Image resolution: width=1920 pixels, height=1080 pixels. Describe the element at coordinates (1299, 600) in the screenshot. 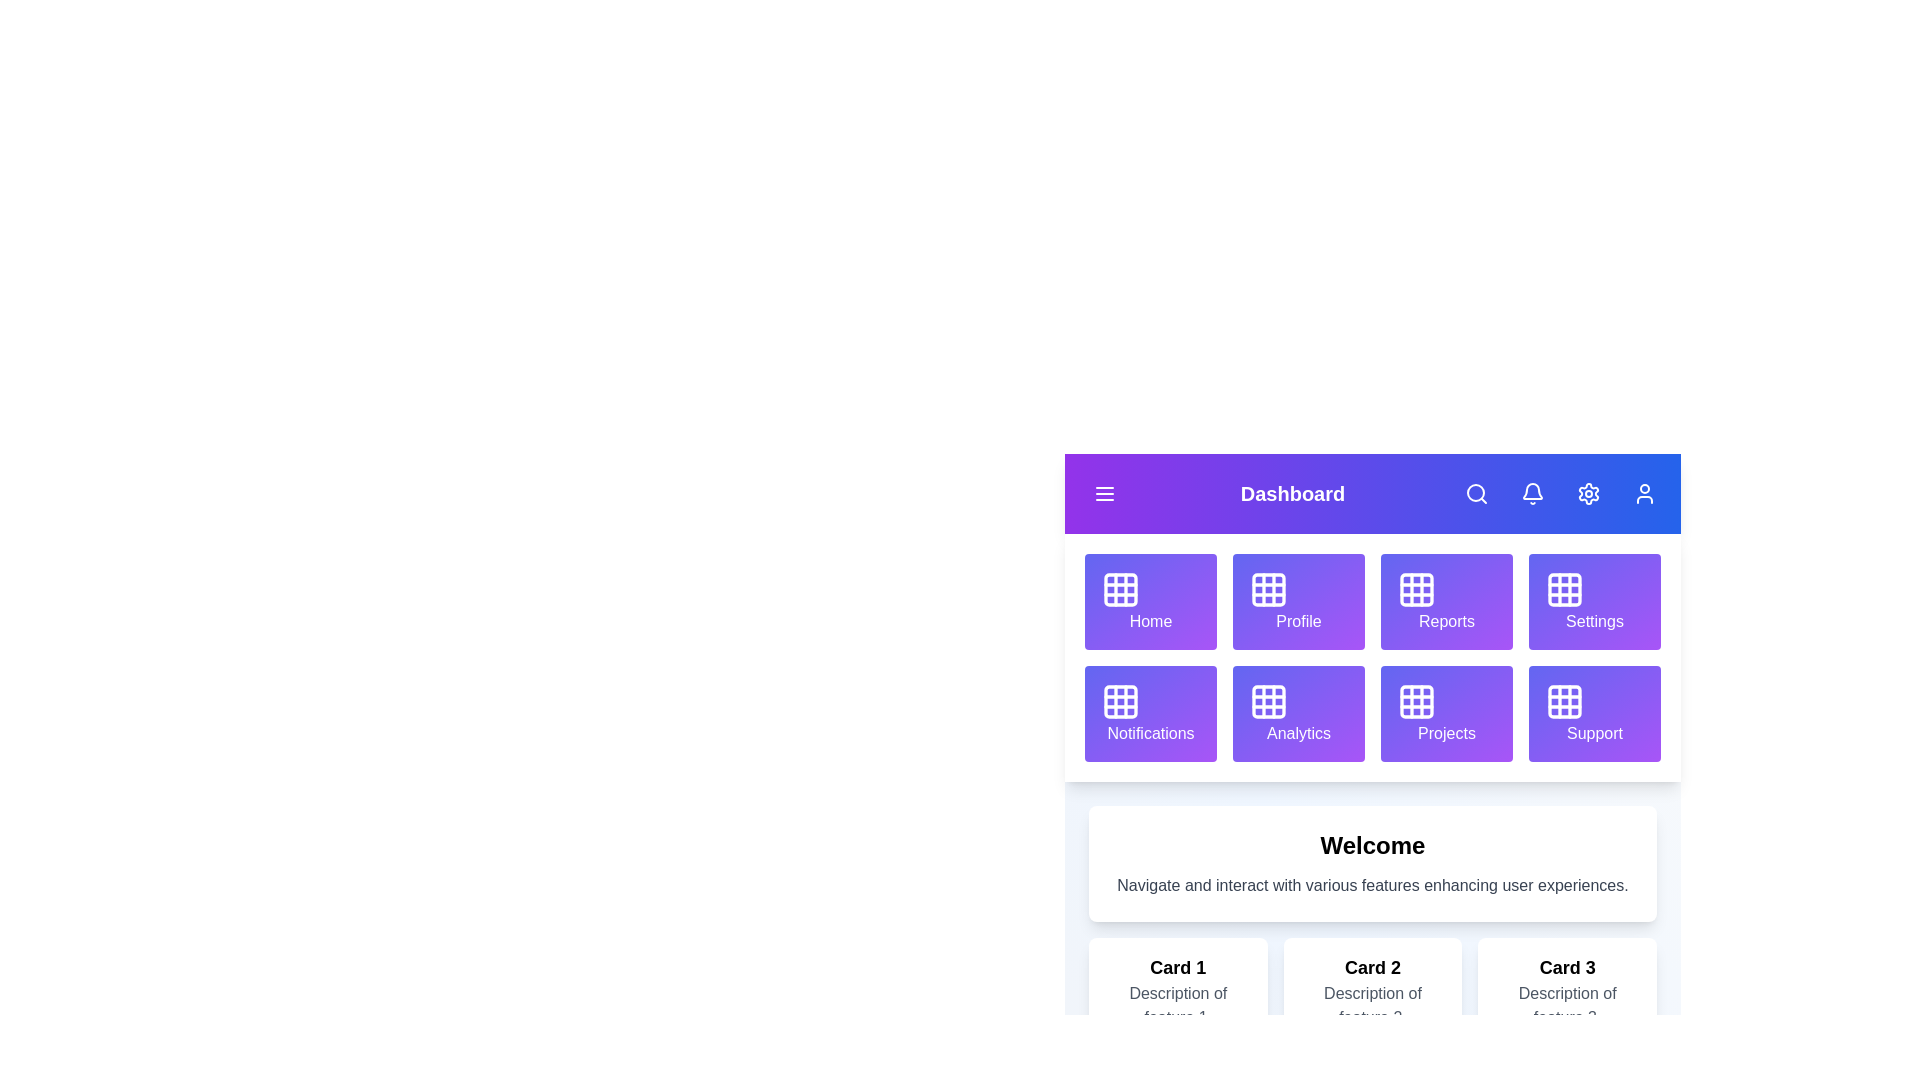

I see `the grid item labeled Profile to navigate to its section` at that location.